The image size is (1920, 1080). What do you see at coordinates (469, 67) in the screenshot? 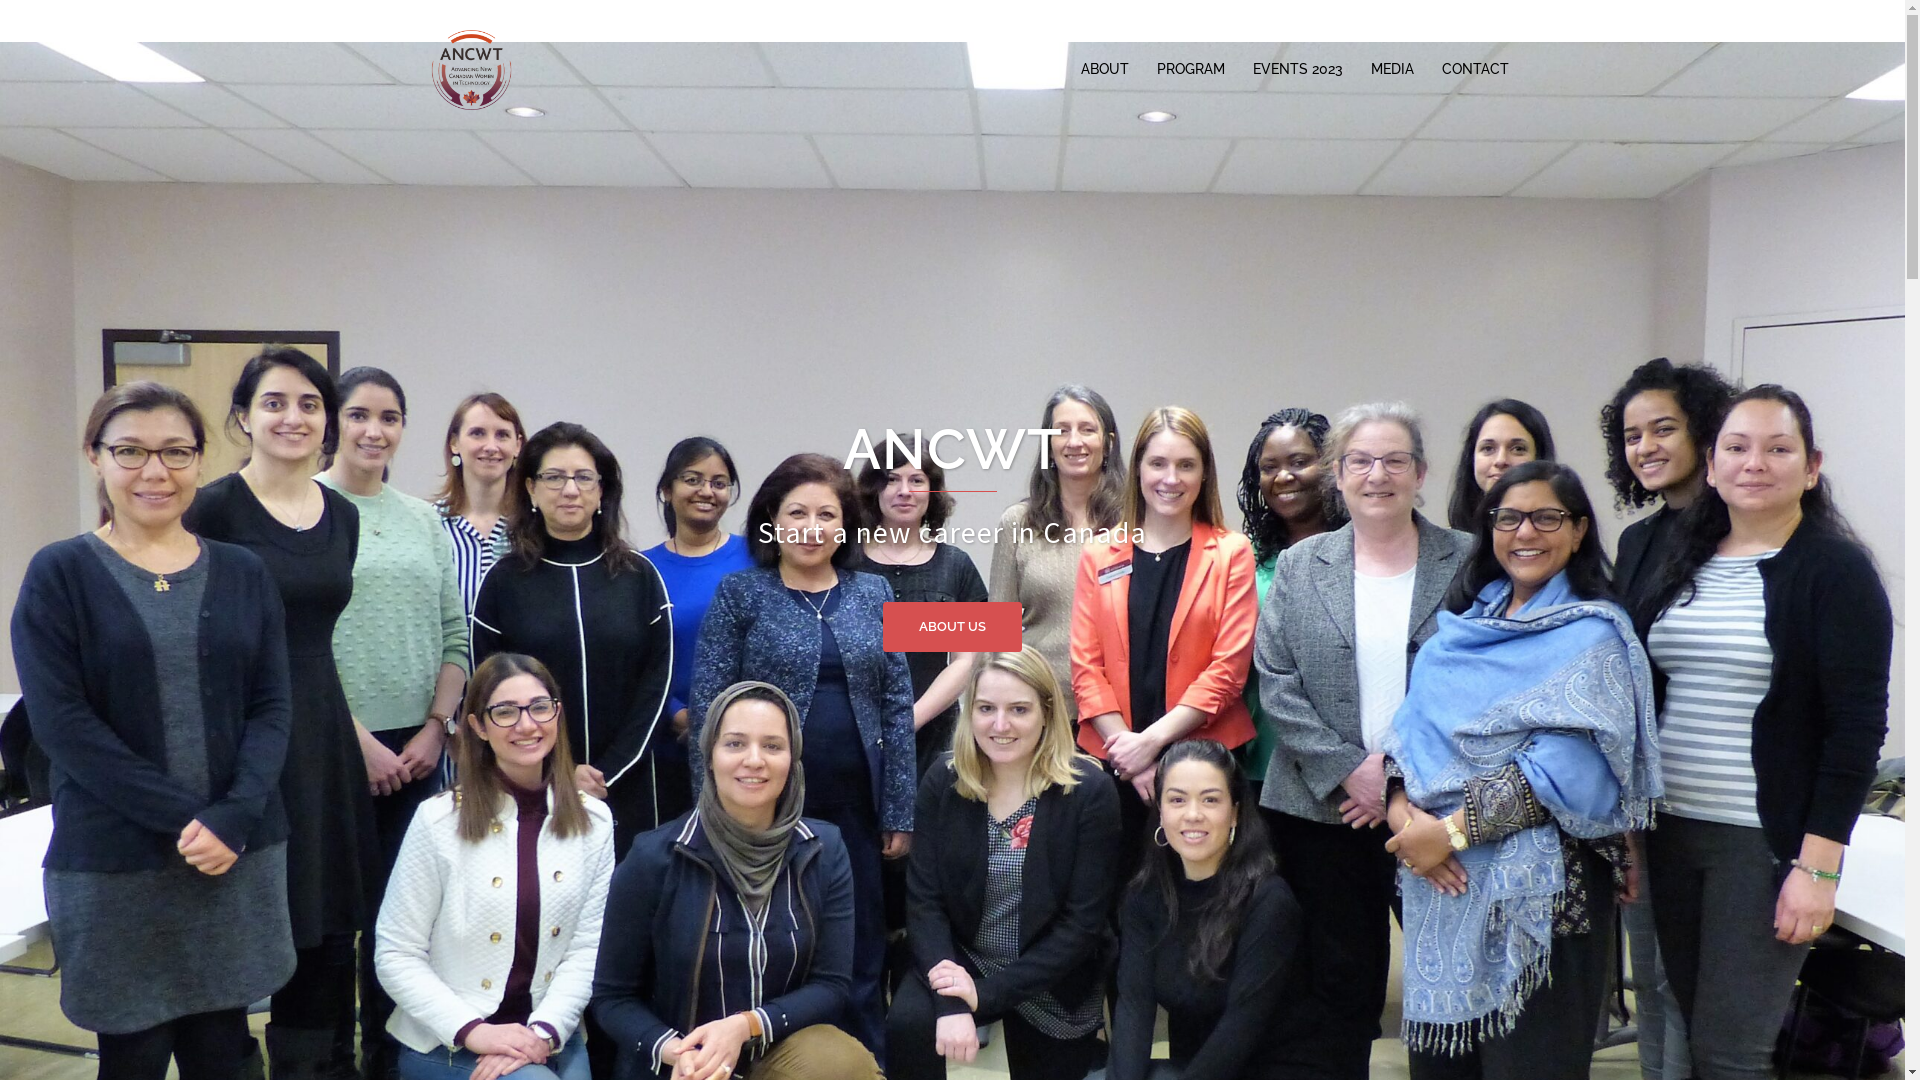
I see `'ANCWT'` at bounding box center [469, 67].